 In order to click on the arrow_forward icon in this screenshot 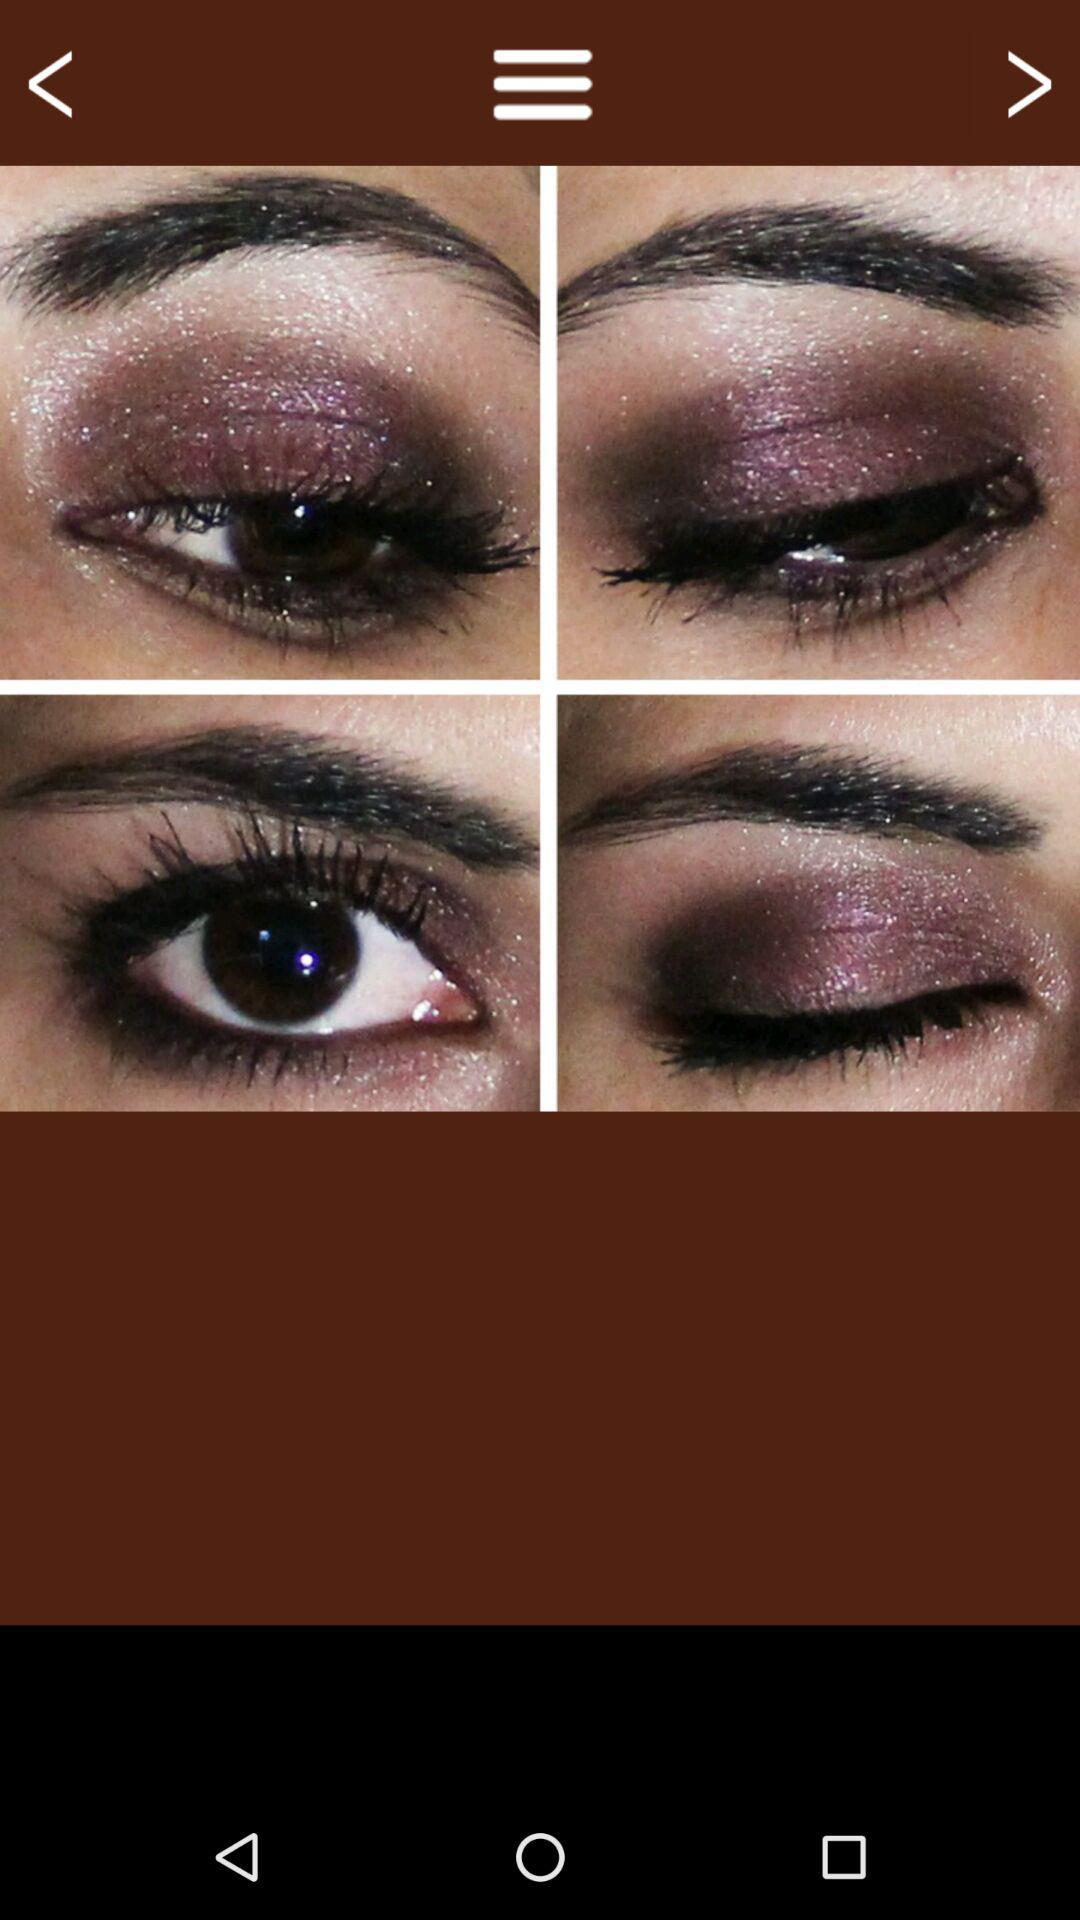, I will do `click(1026, 87)`.